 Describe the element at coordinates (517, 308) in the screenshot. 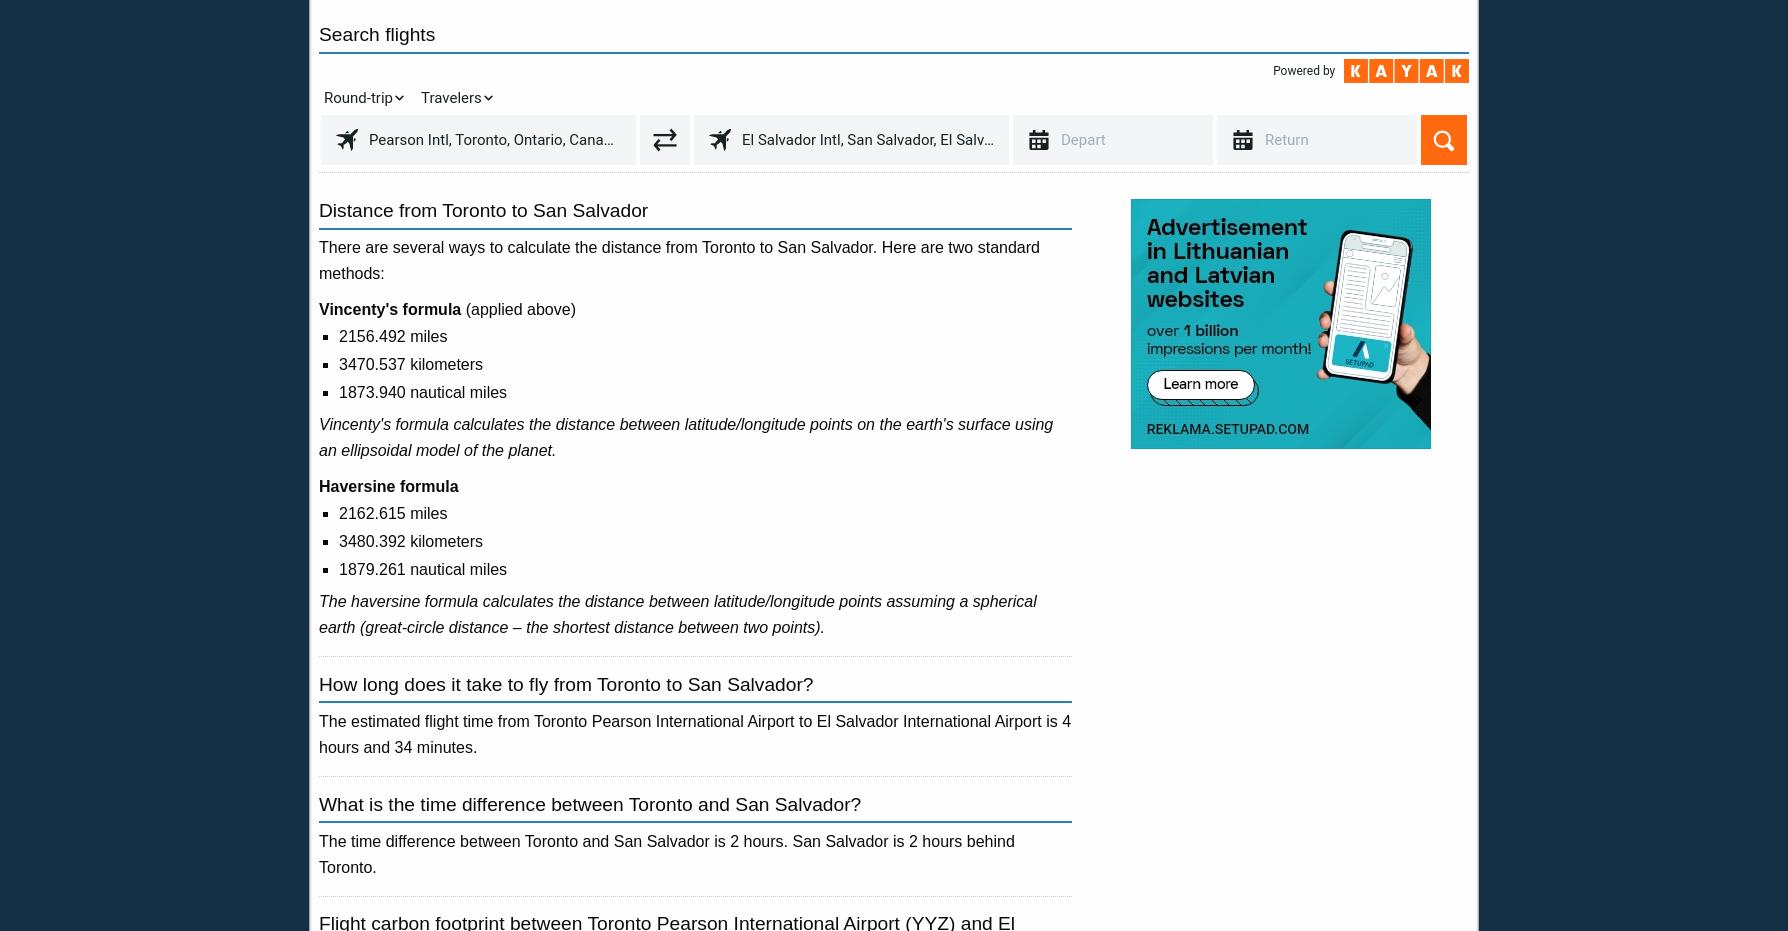

I see `'(applied above)'` at that location.